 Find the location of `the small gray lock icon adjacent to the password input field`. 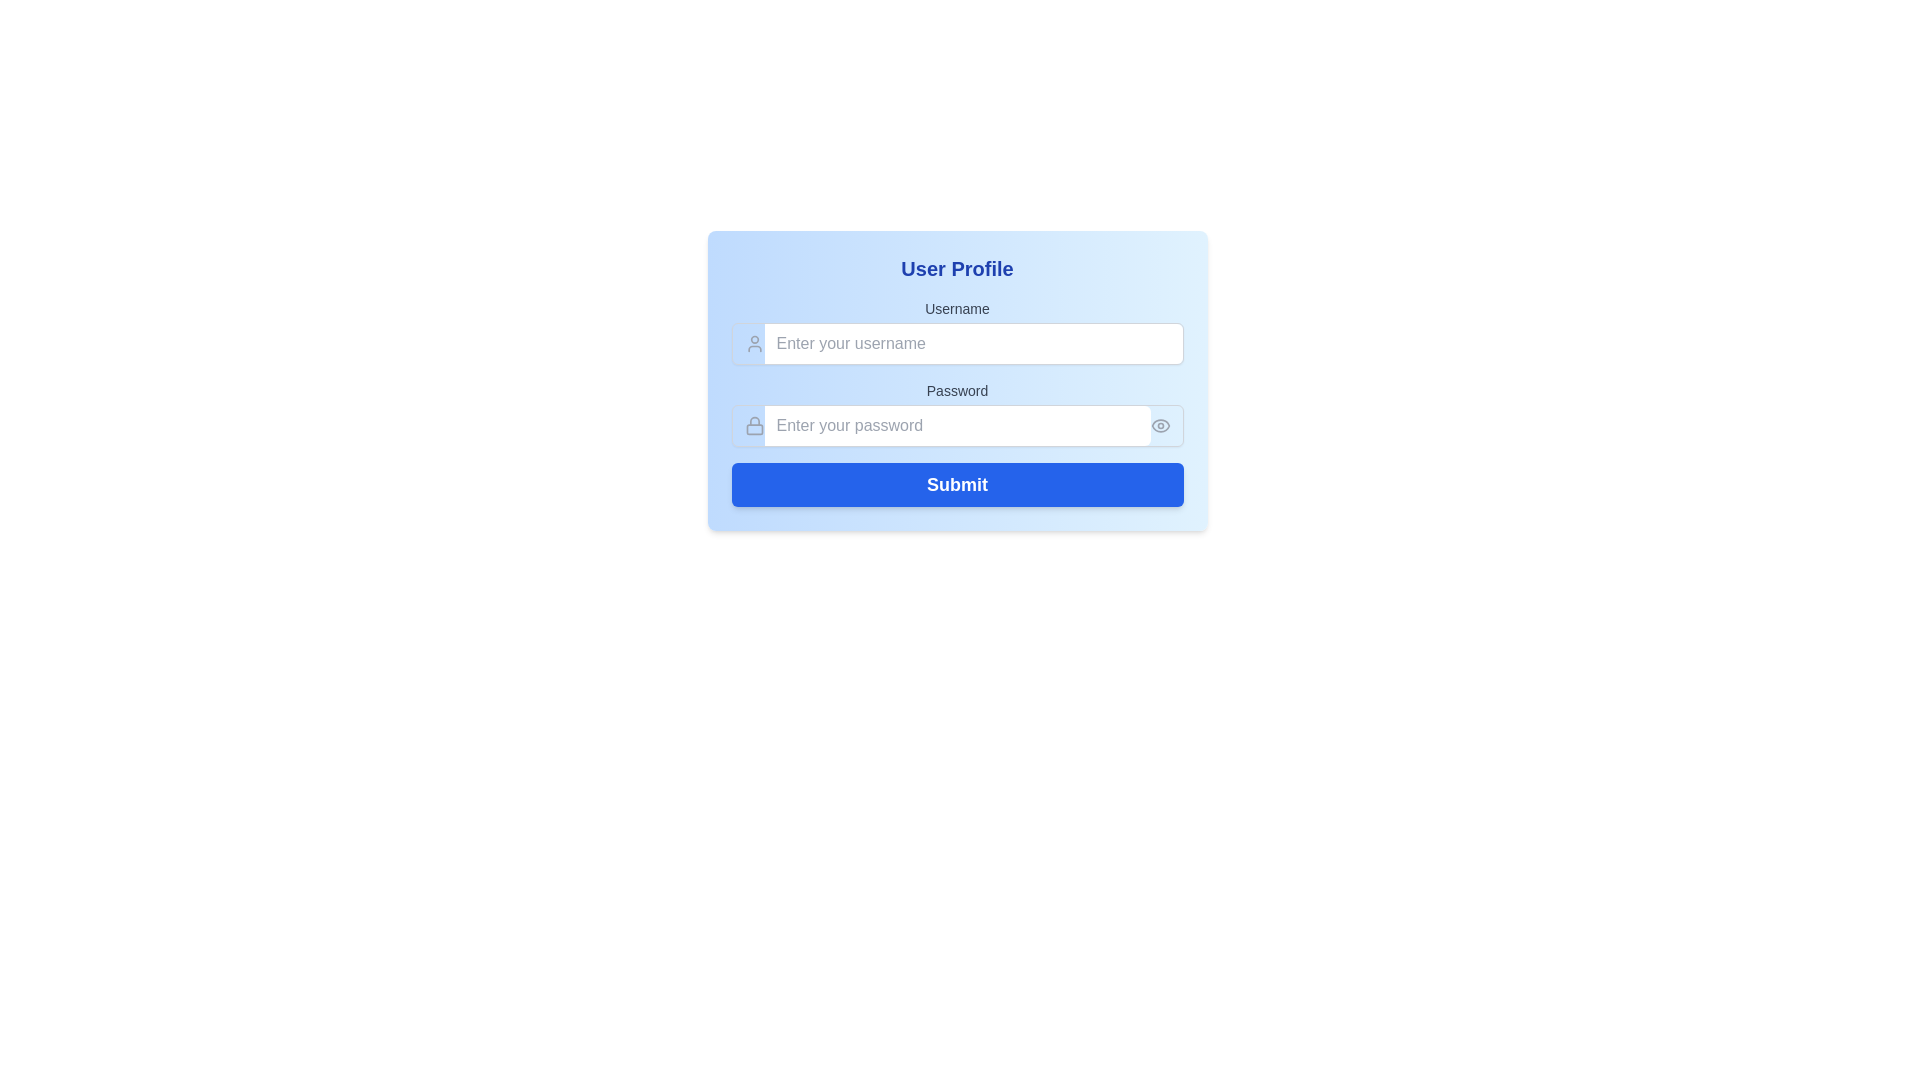

the small gray lock icon adjacent to the password input field is located at coordinates (753, 424).